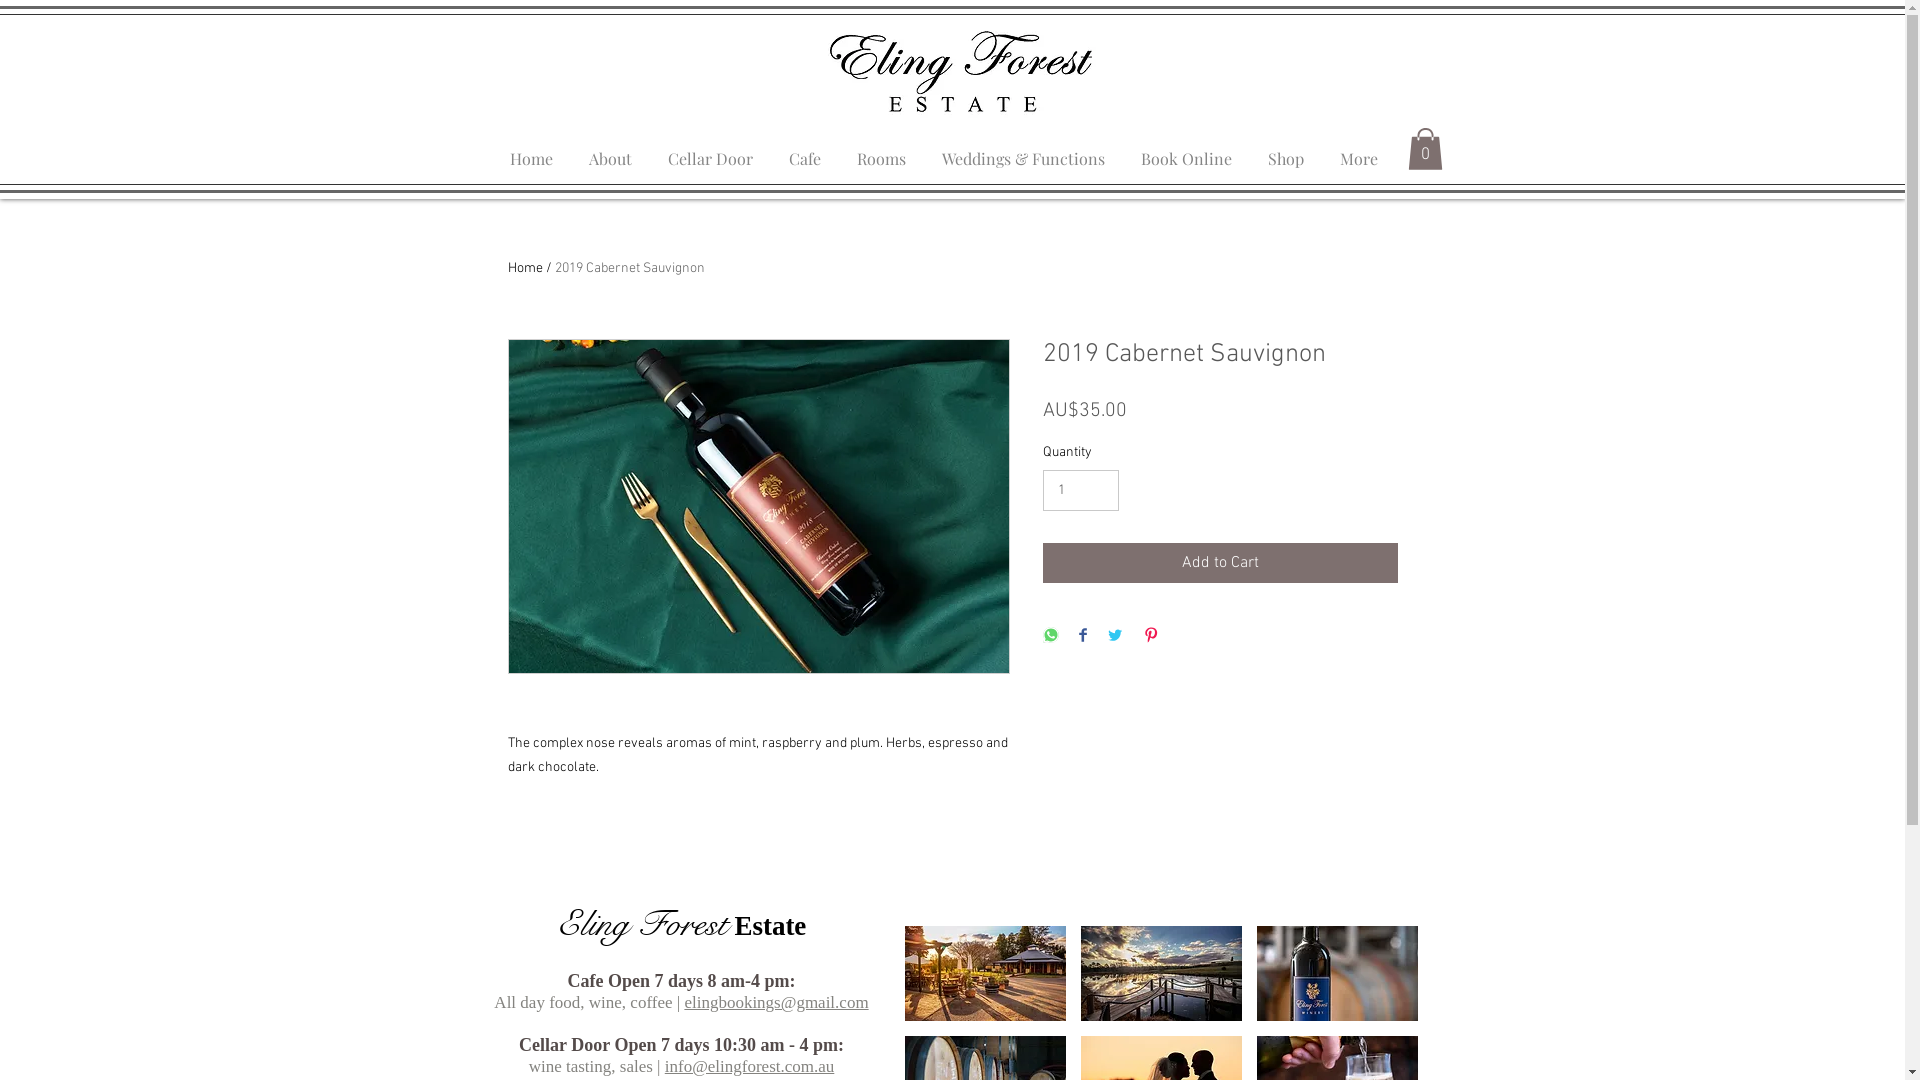  What do you see at coordinates (1424, 148) in the screenshot?
I see `'0'` at bounding box center [1424, 148].